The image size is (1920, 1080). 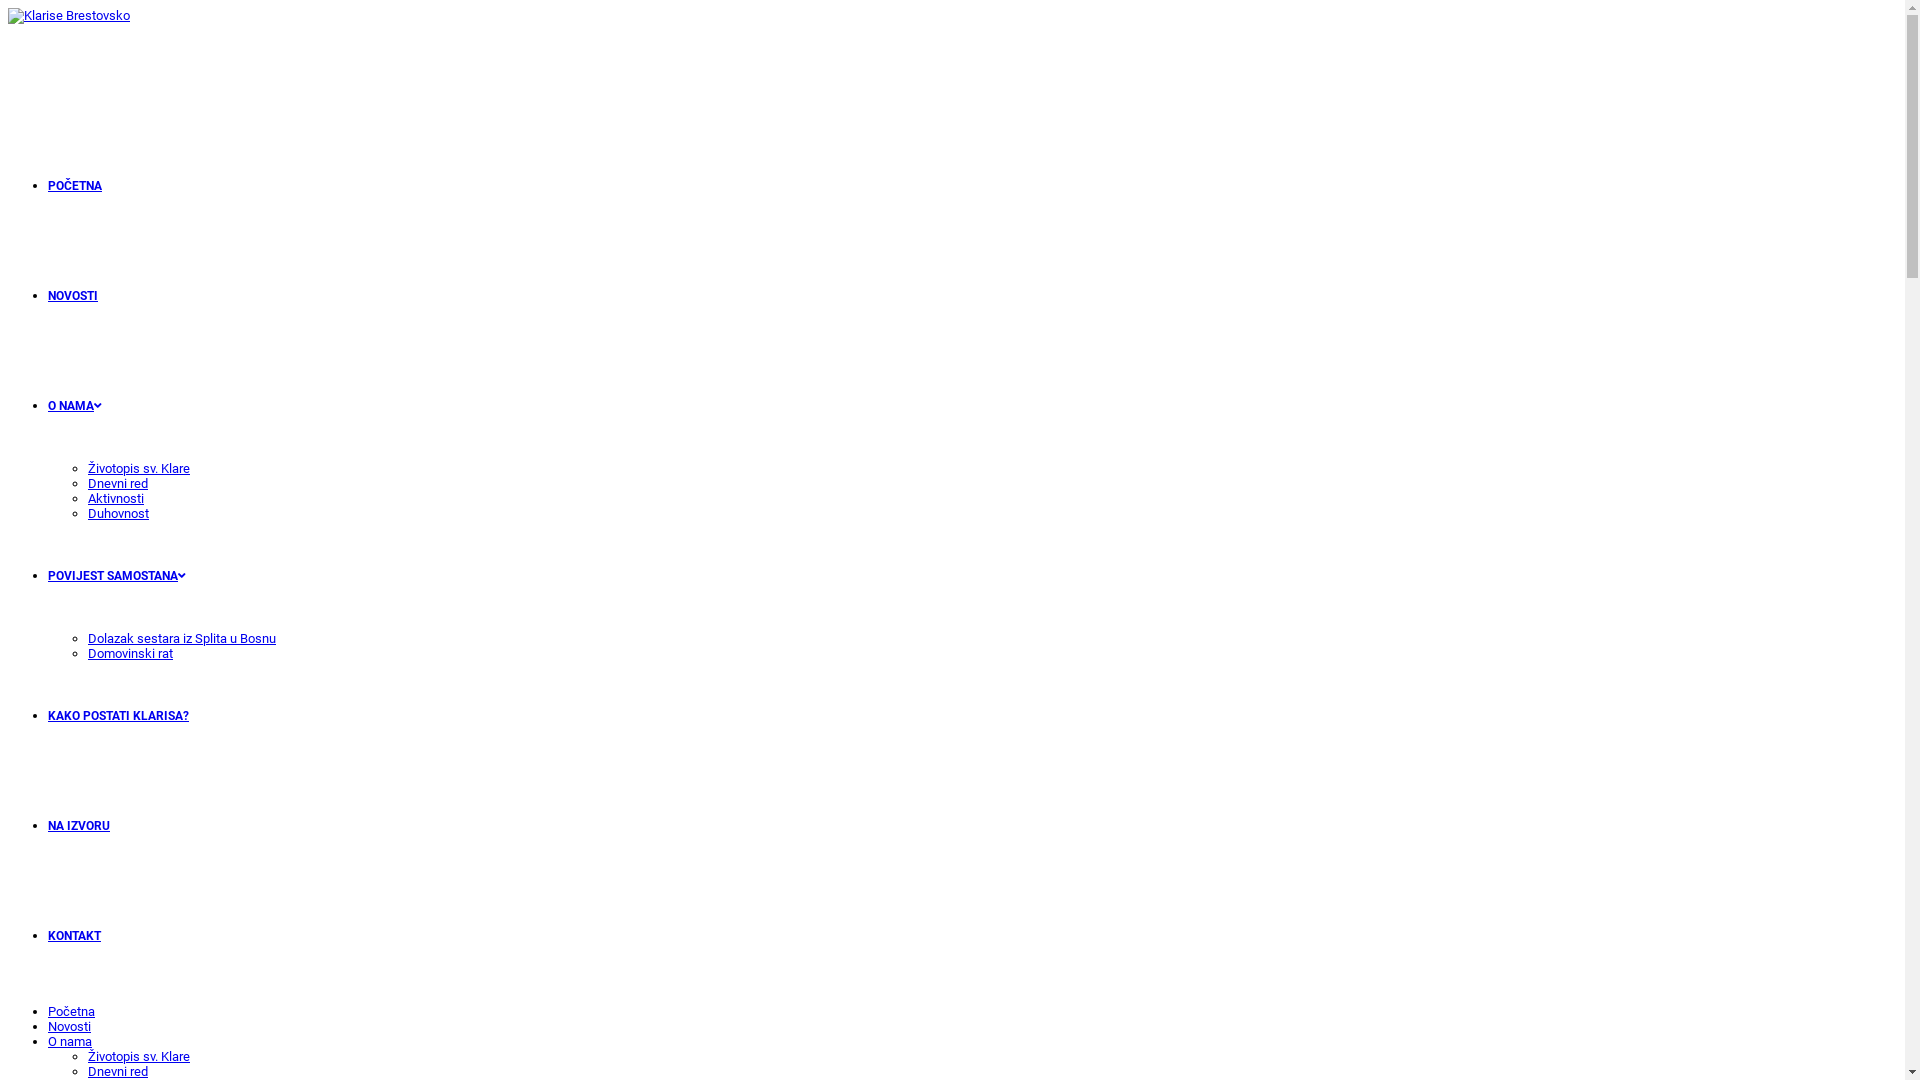 What do you see at coordinates (117, 715) in the screenshot?
I see `'KAKO POSTATI KLARISA?'` at bounding box center [117, 715].